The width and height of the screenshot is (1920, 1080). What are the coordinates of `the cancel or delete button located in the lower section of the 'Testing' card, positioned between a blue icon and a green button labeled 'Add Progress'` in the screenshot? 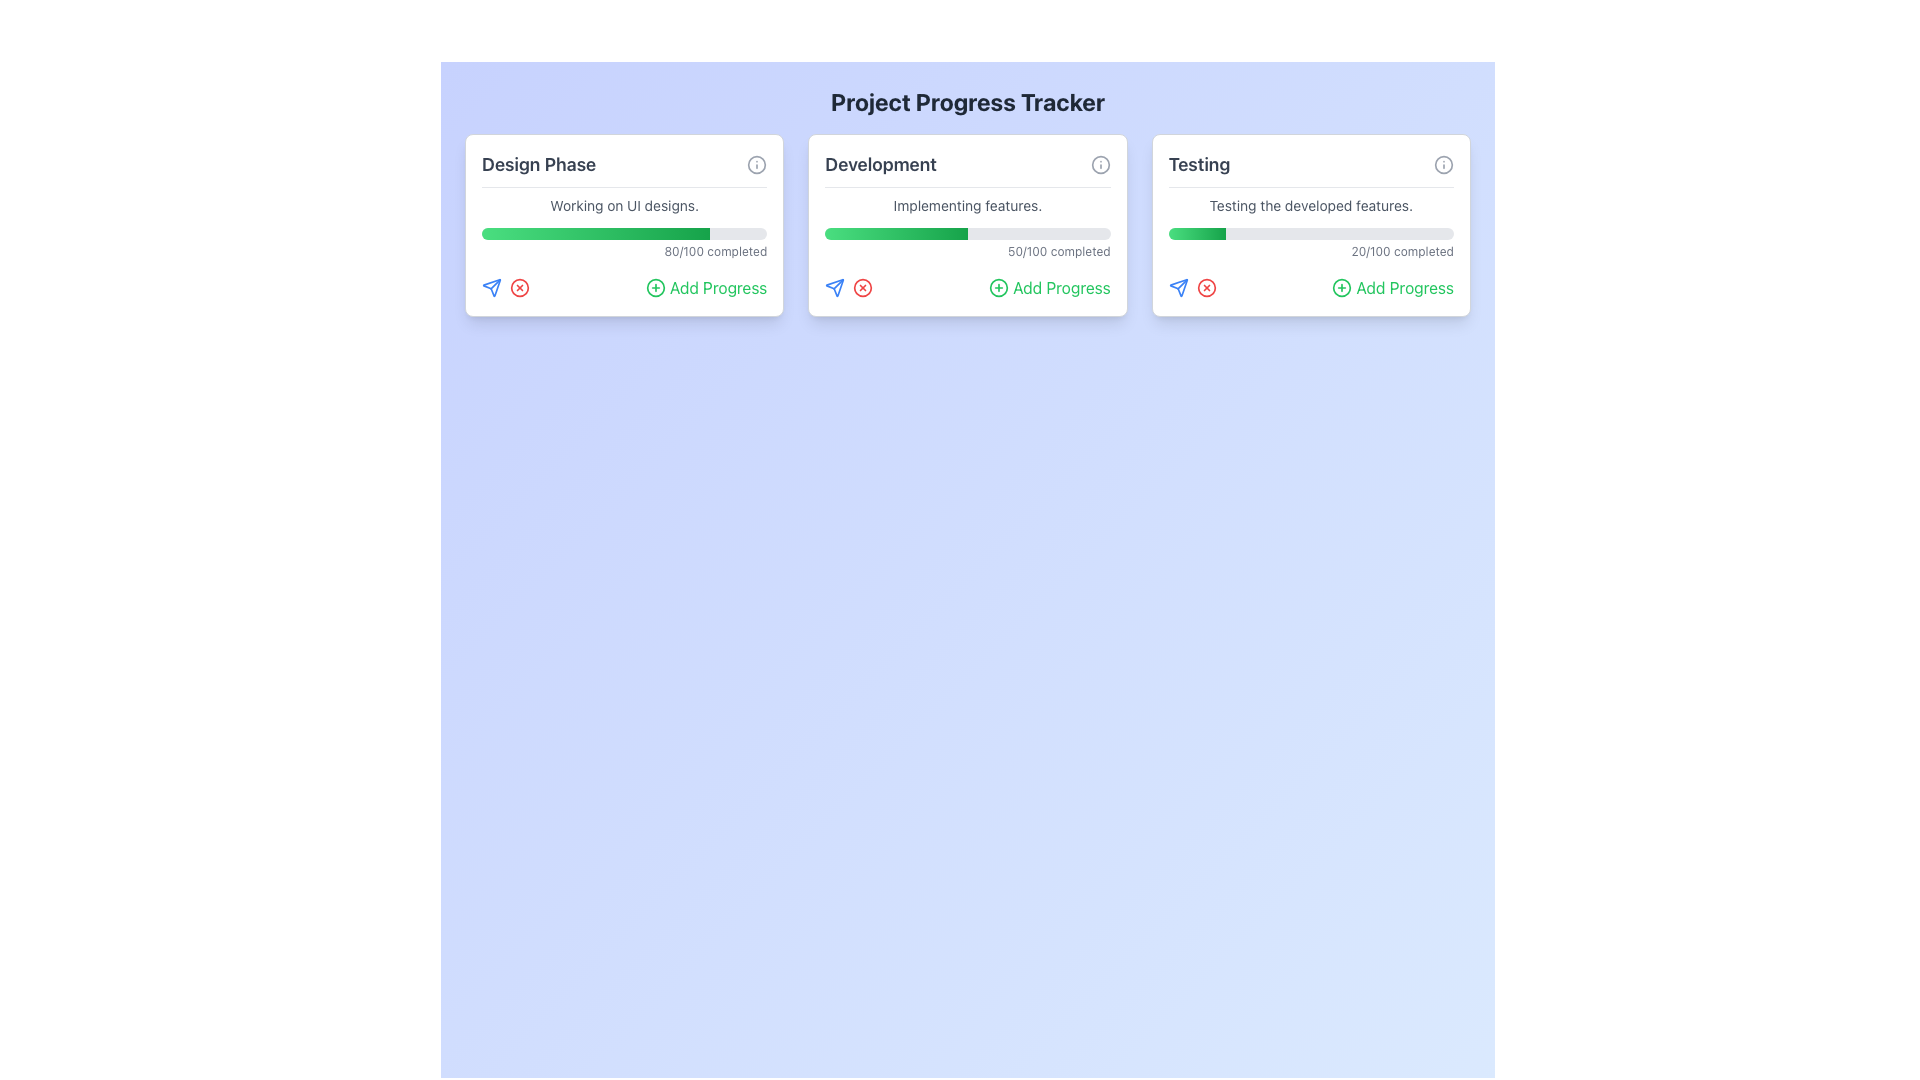 It's located at (1205, 288).